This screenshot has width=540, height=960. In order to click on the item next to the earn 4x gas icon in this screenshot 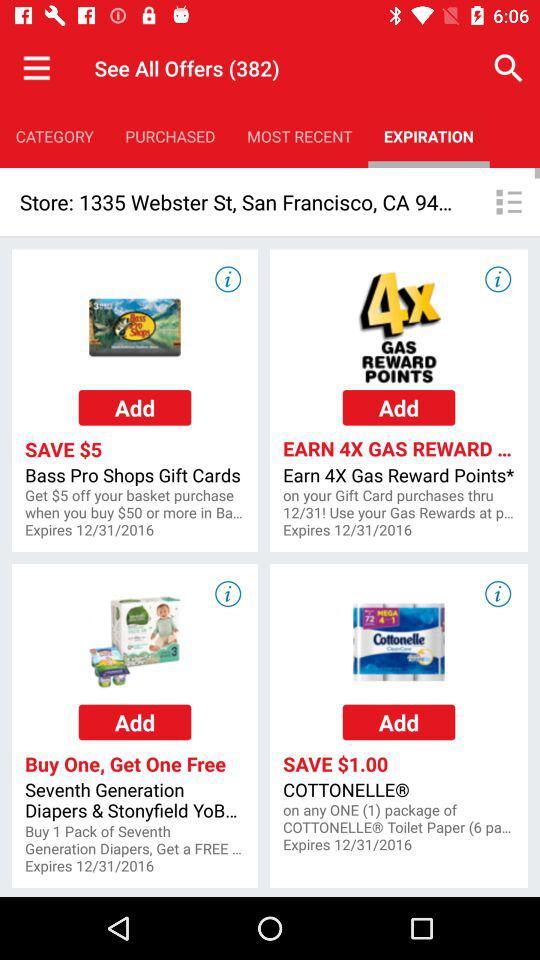, I will do `click(135, 503)`.